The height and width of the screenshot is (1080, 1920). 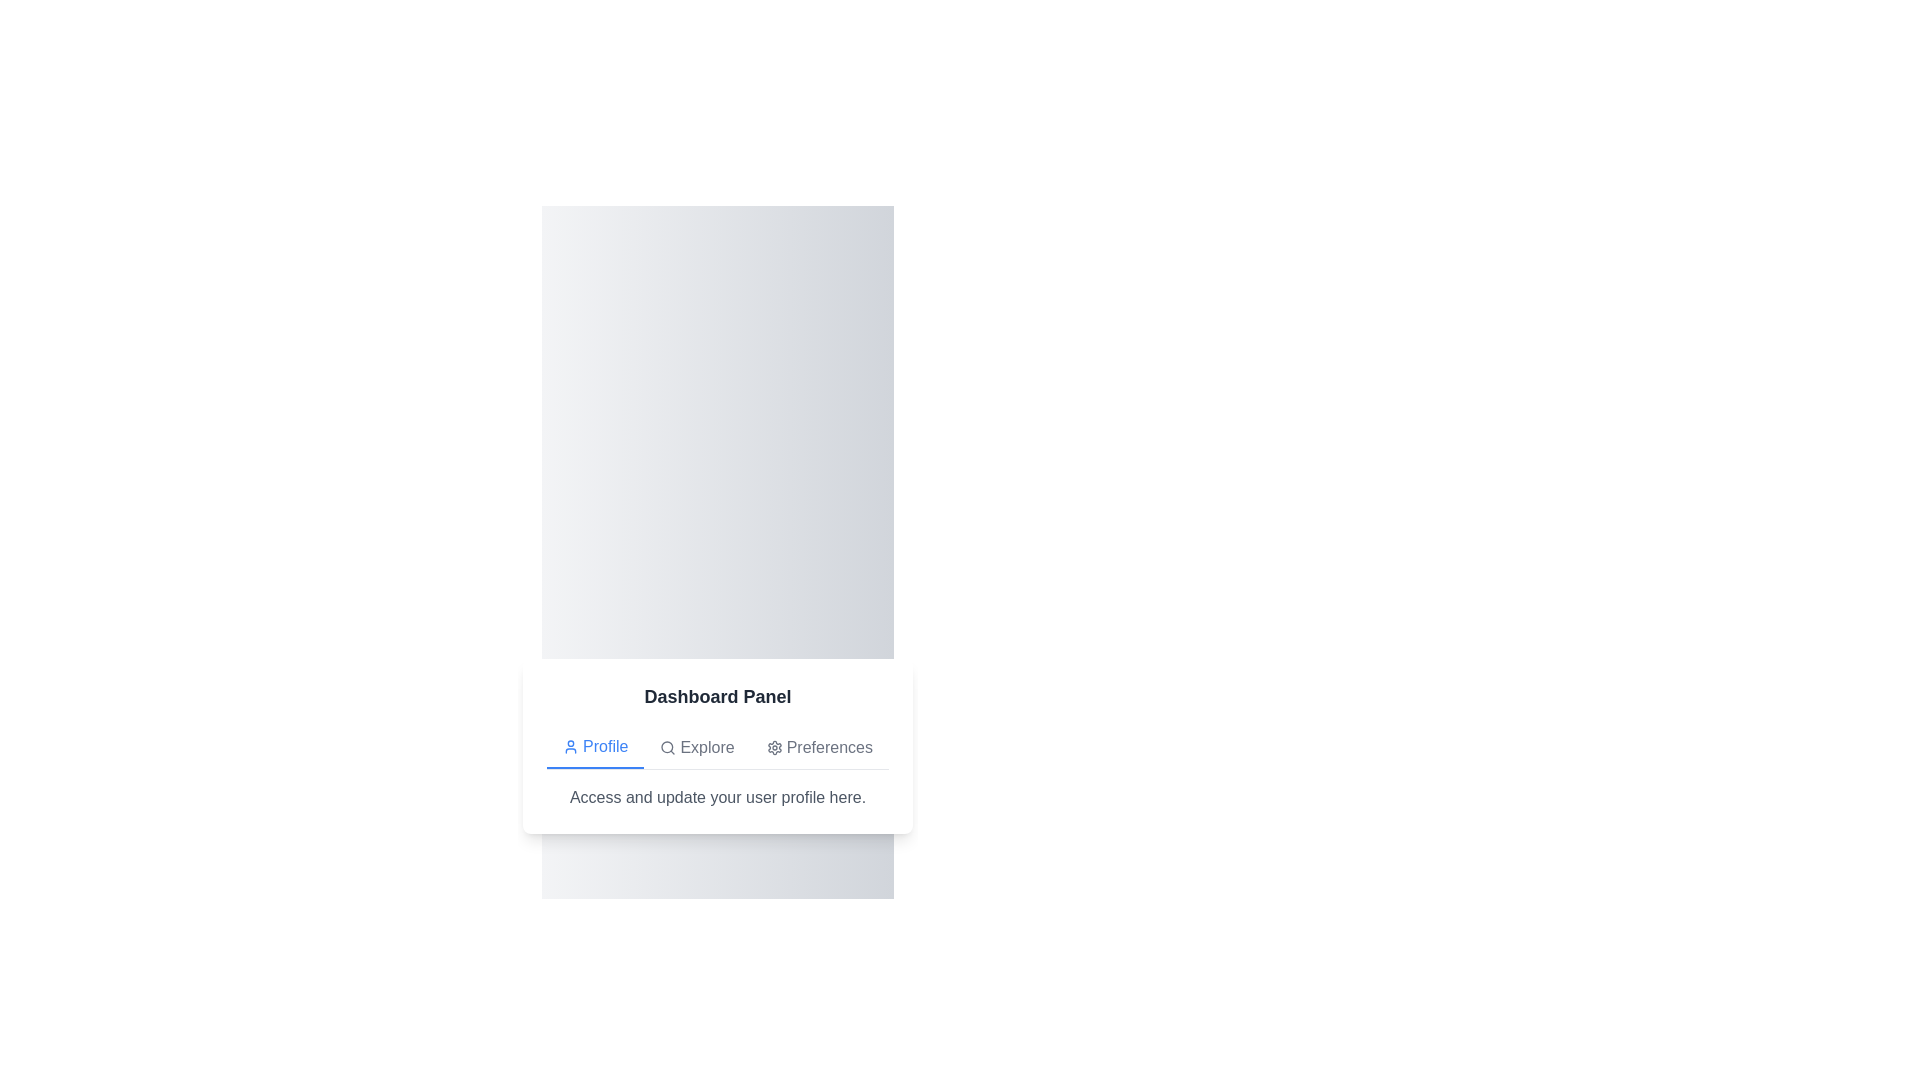 What do you see at coordinates (697, 747) in the screenshot?
I see `the 'Explore' button in the top navigation menu` at bounding box center [697, 747].